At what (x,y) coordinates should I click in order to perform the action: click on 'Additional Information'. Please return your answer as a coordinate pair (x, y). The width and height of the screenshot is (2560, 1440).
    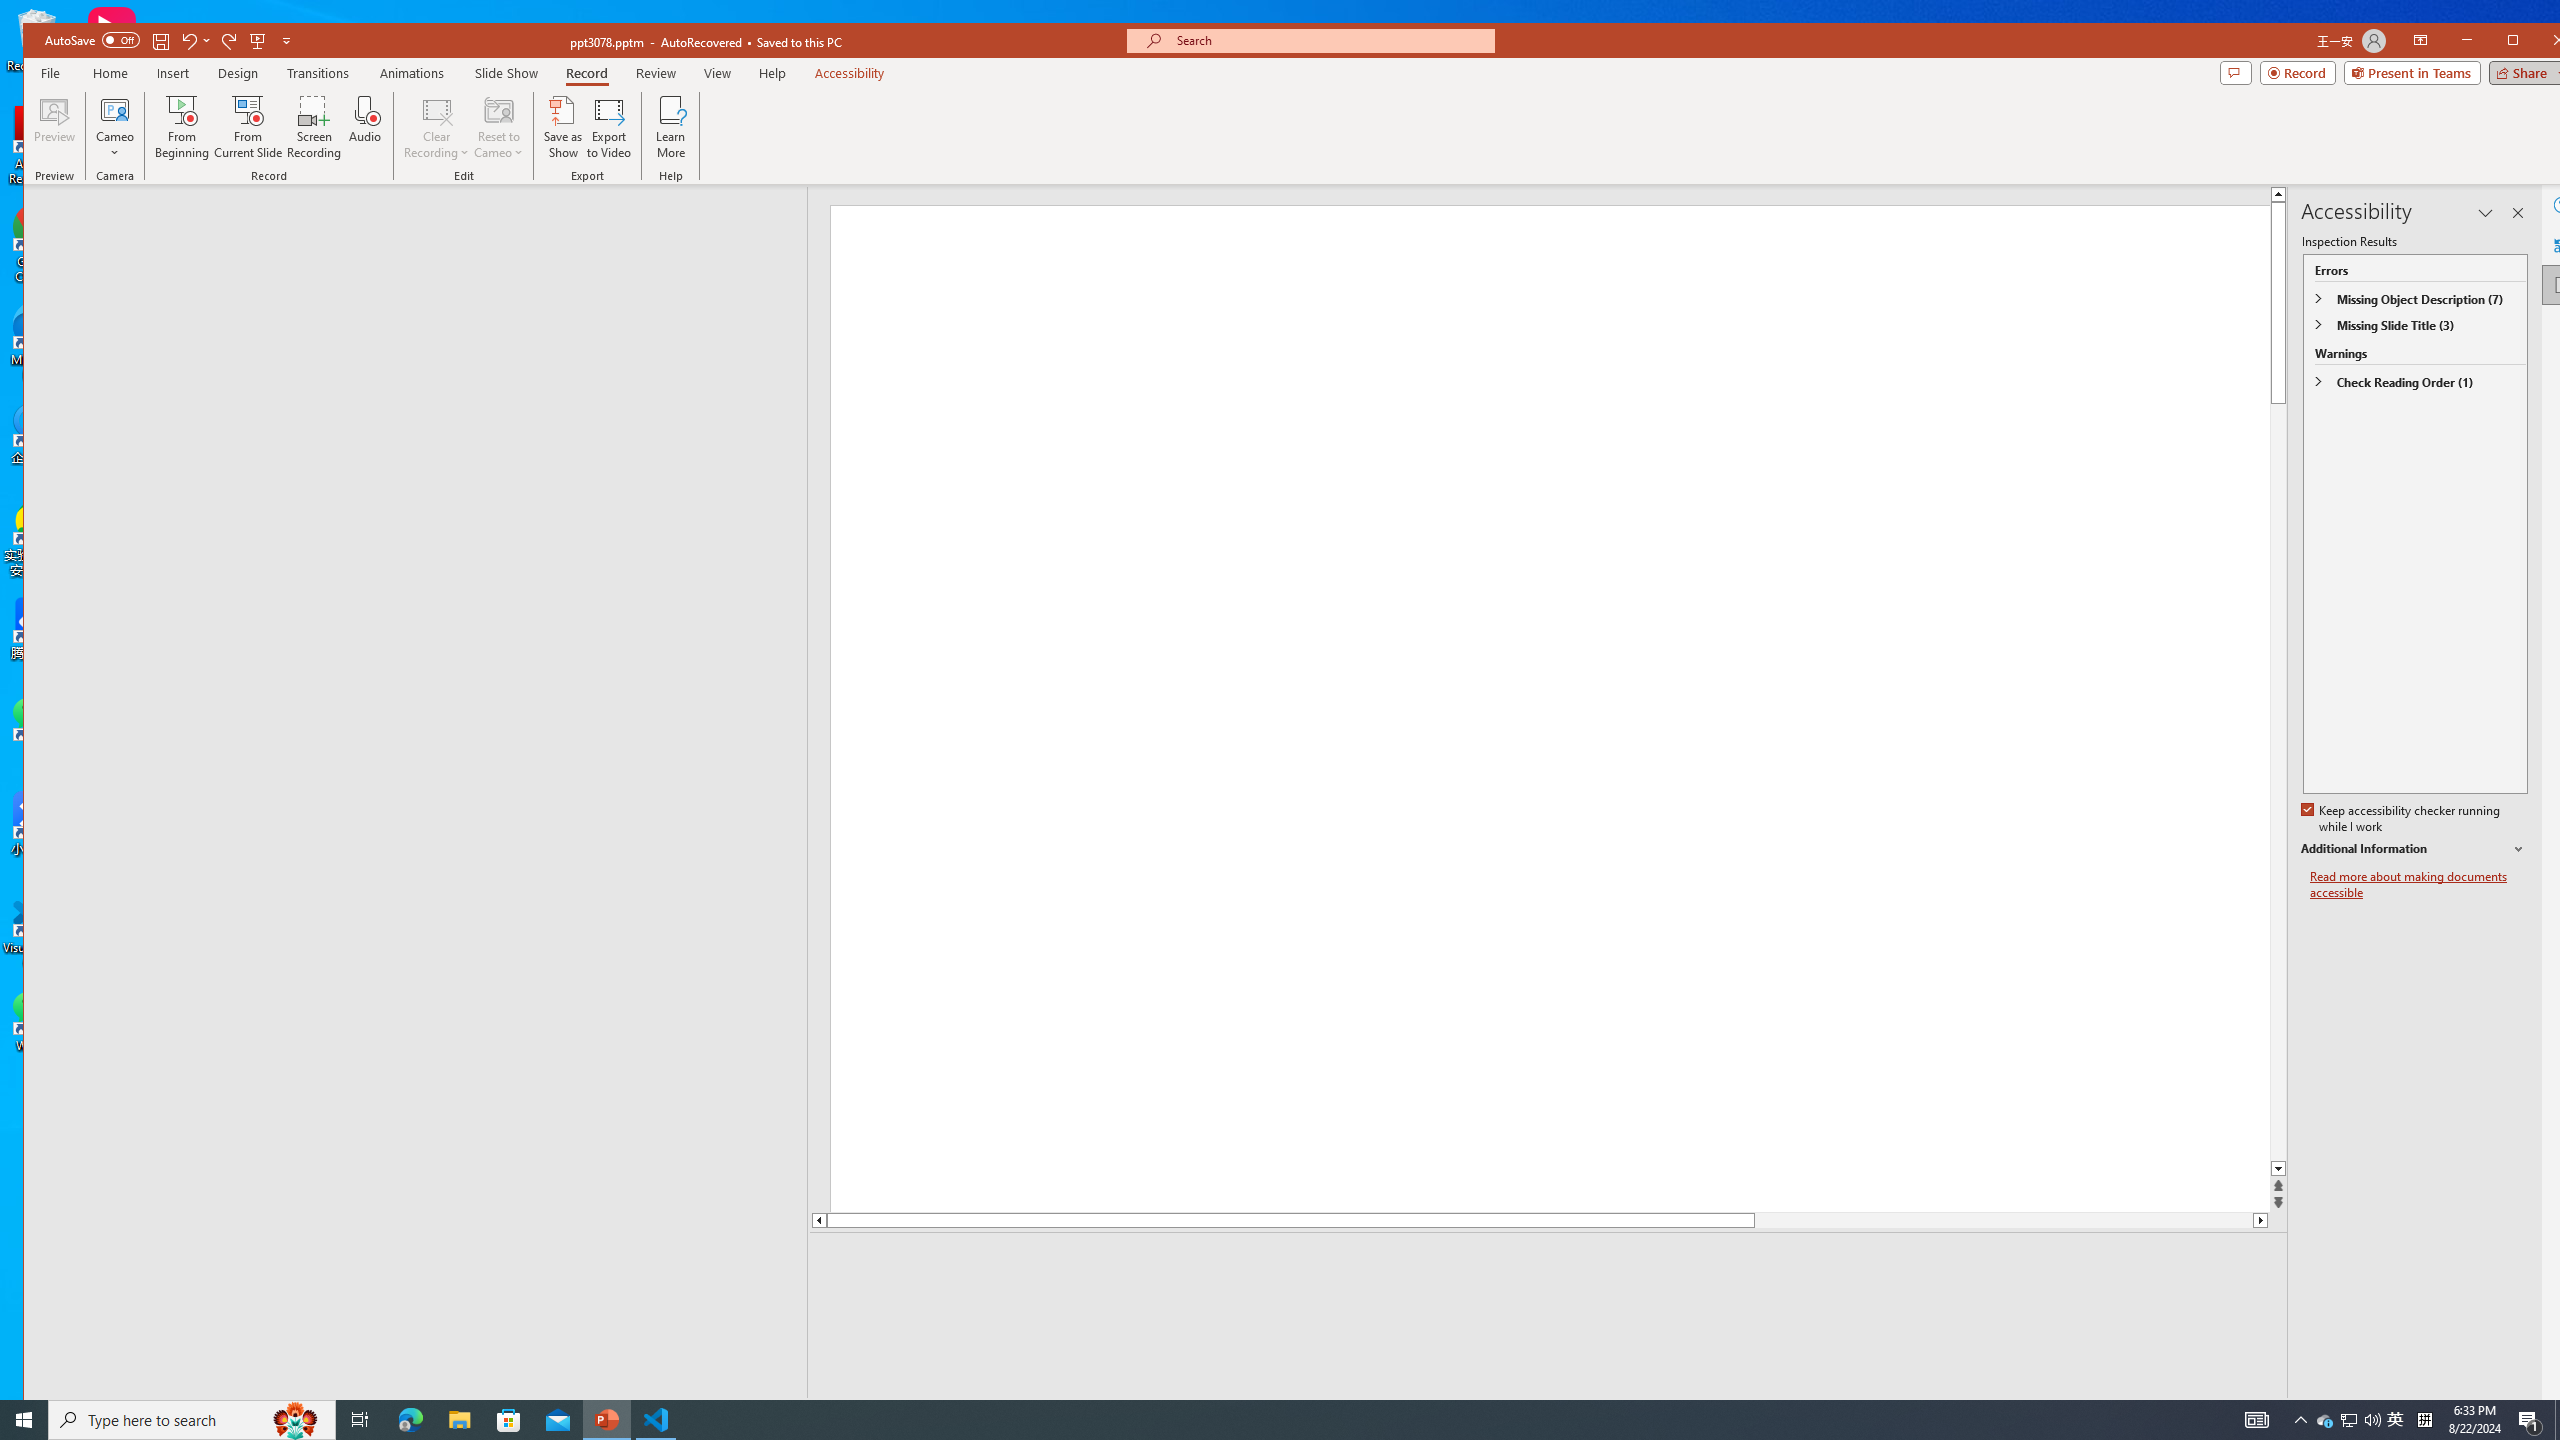
    Looking at the image, I should click on (2414, 849).